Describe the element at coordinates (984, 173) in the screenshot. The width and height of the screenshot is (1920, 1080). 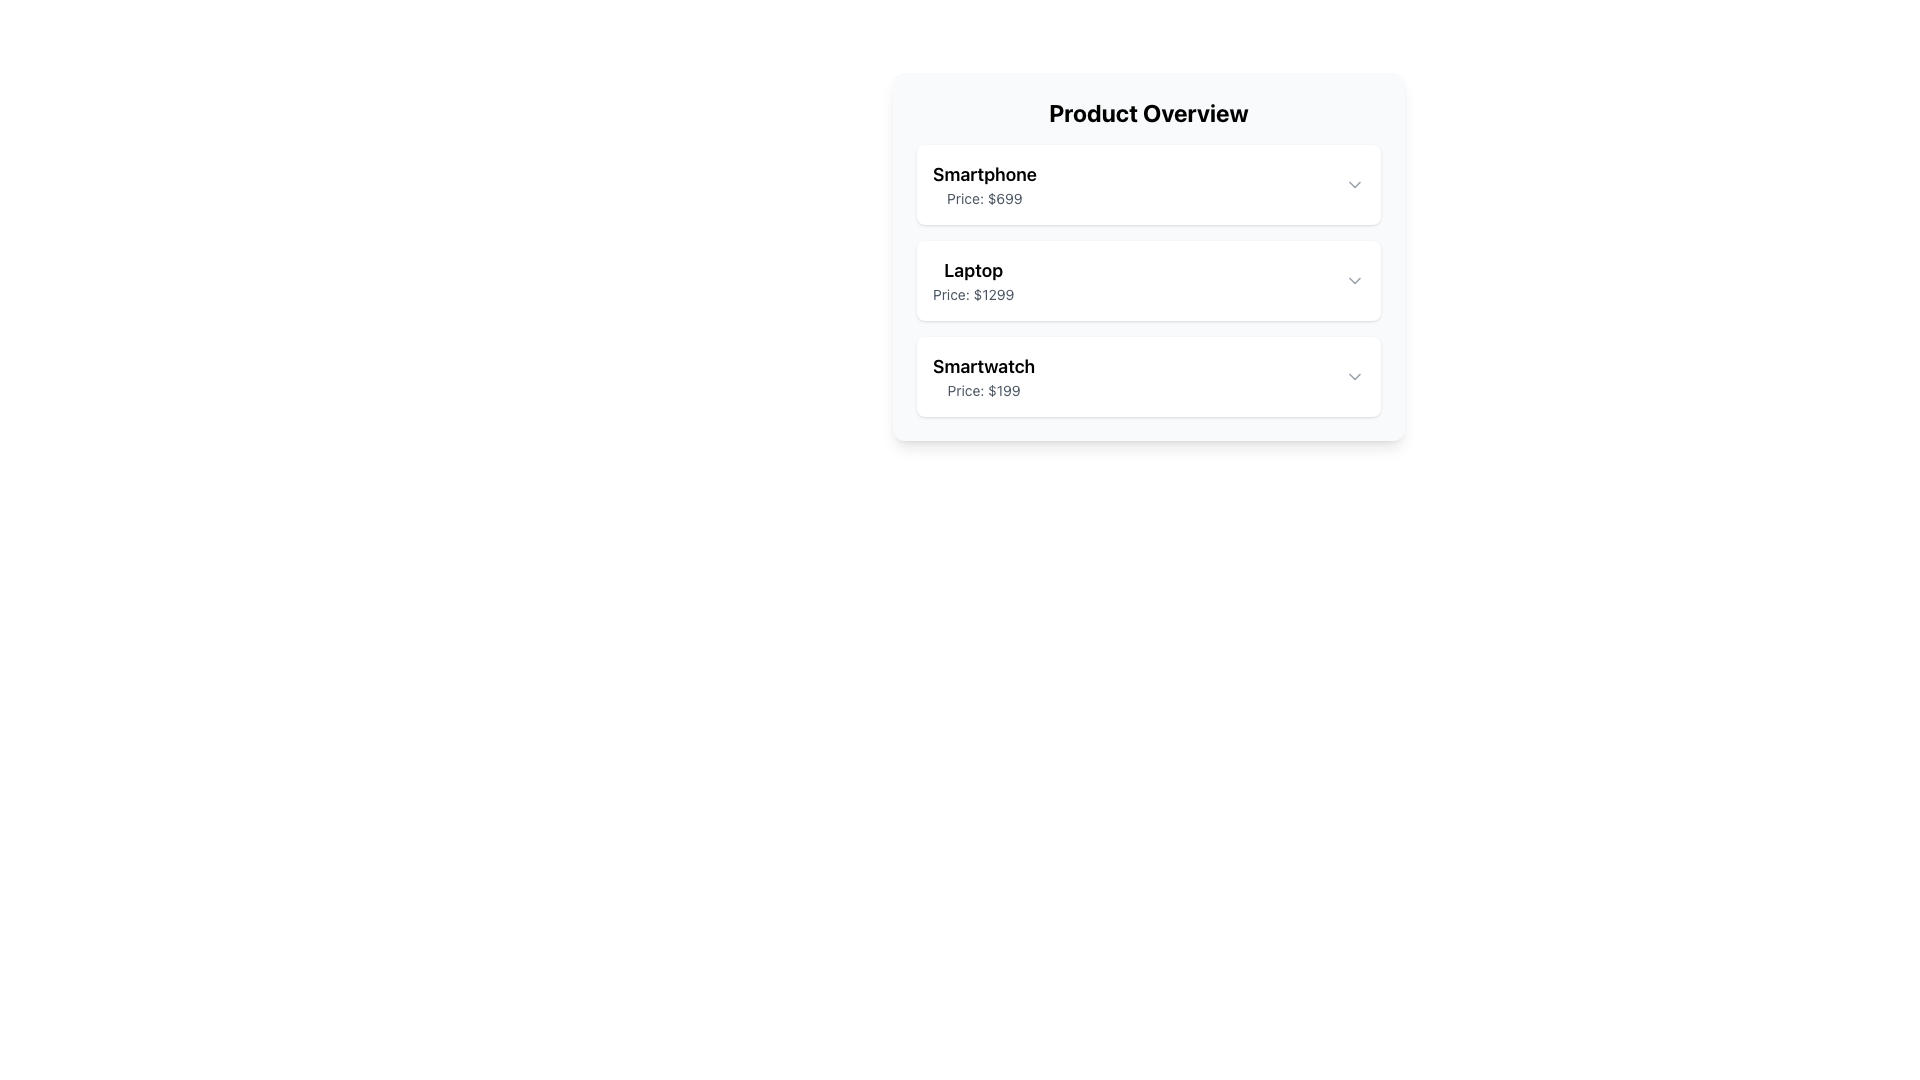
I see `the text label displaying 'Smartphone', which is positioned at the top left corner of the product information block` at that location.